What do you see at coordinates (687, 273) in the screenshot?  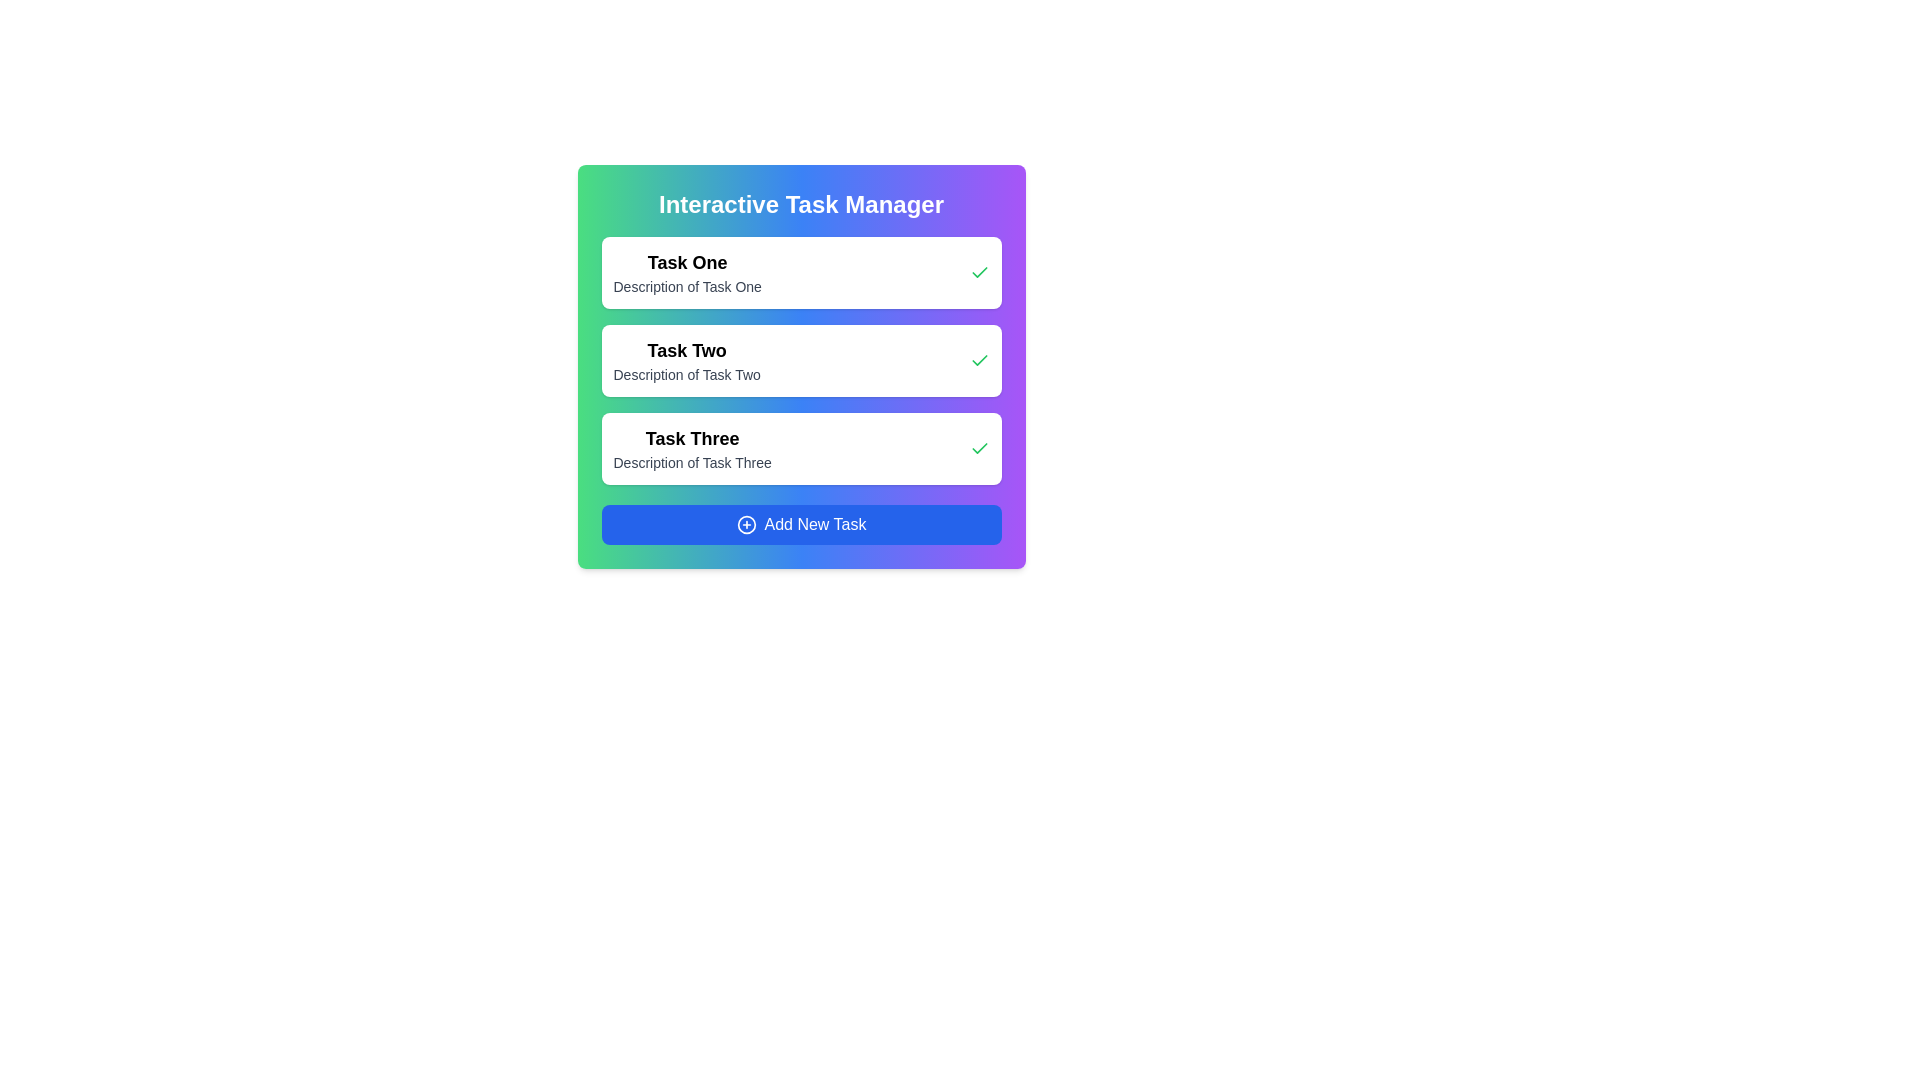 I see `the first task item` at bounding box center [687, 273].